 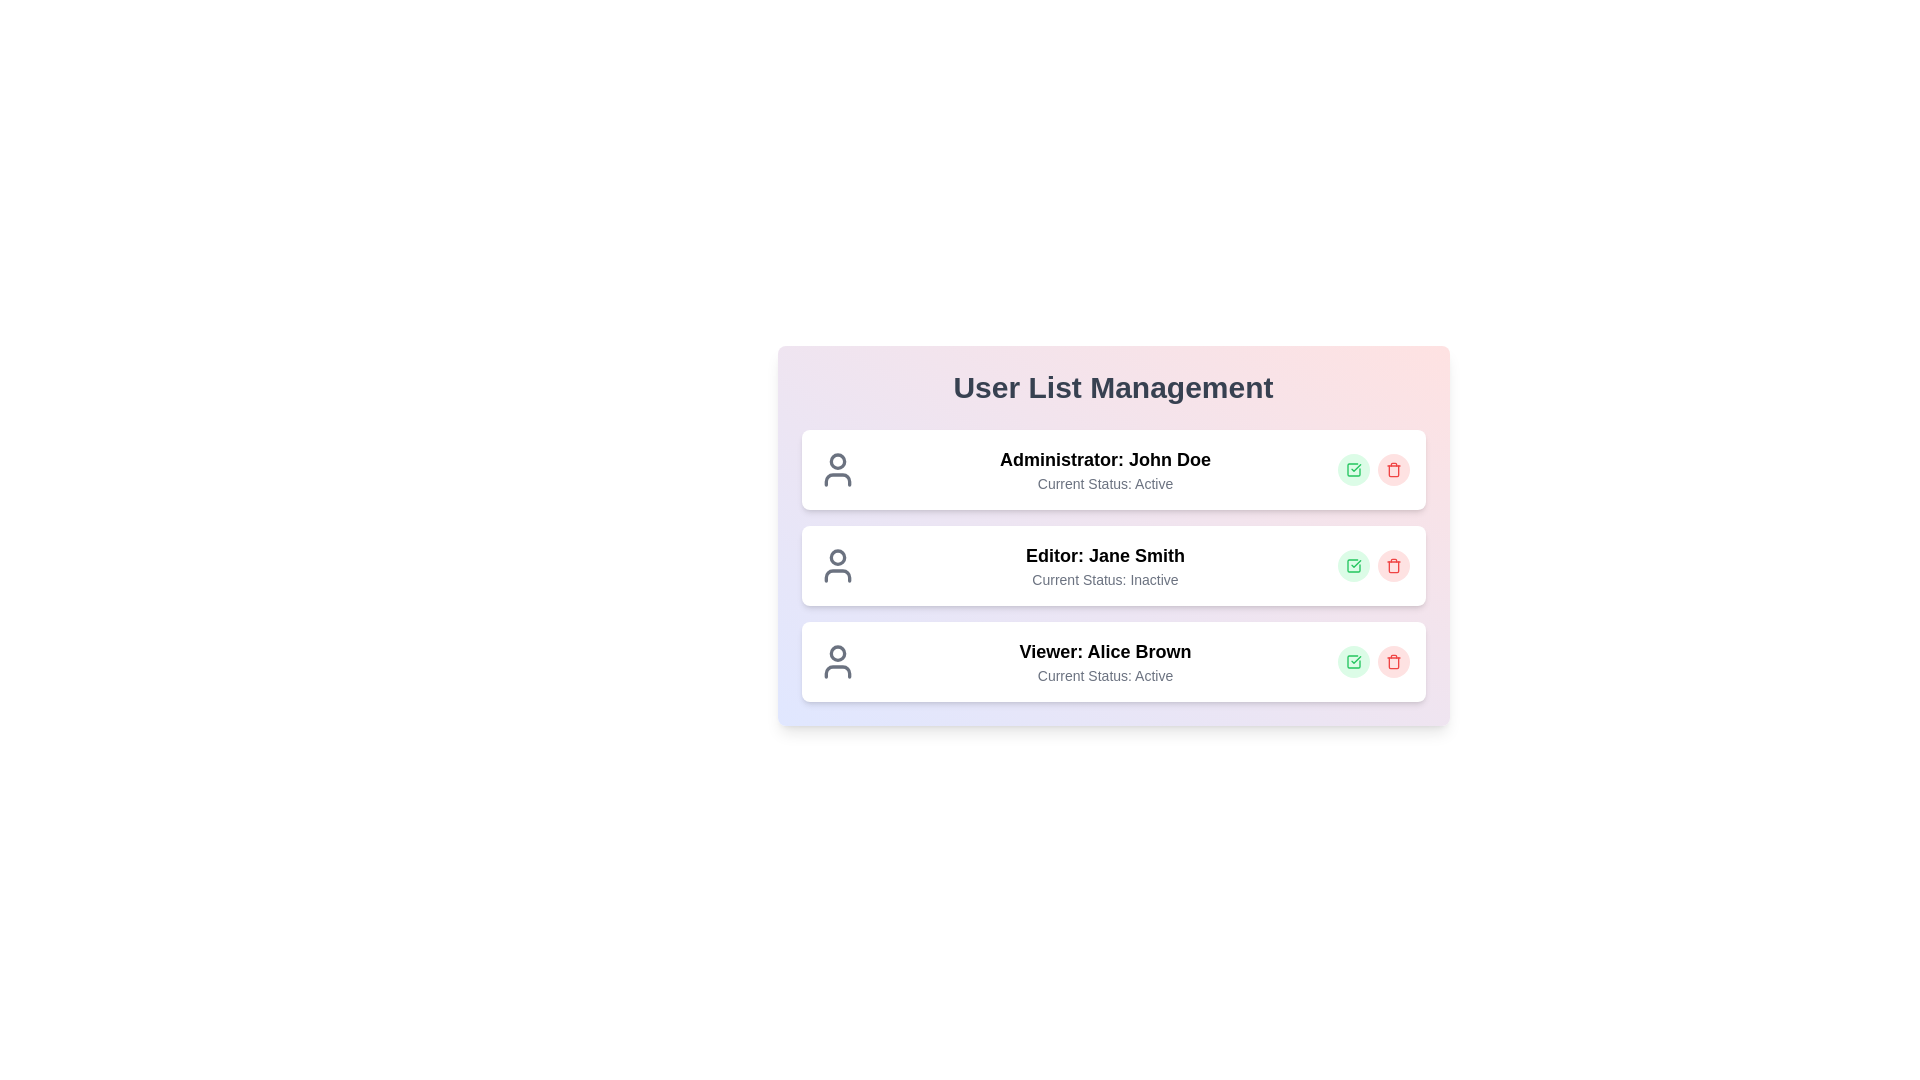 What do you see at coordinates (1170, 459) in the screenshot?
I see `the text label that displays the name of the administrator user, located to the right of the 'Administrator:' label in the first row of the user list` at bounding box center [1170, 459].